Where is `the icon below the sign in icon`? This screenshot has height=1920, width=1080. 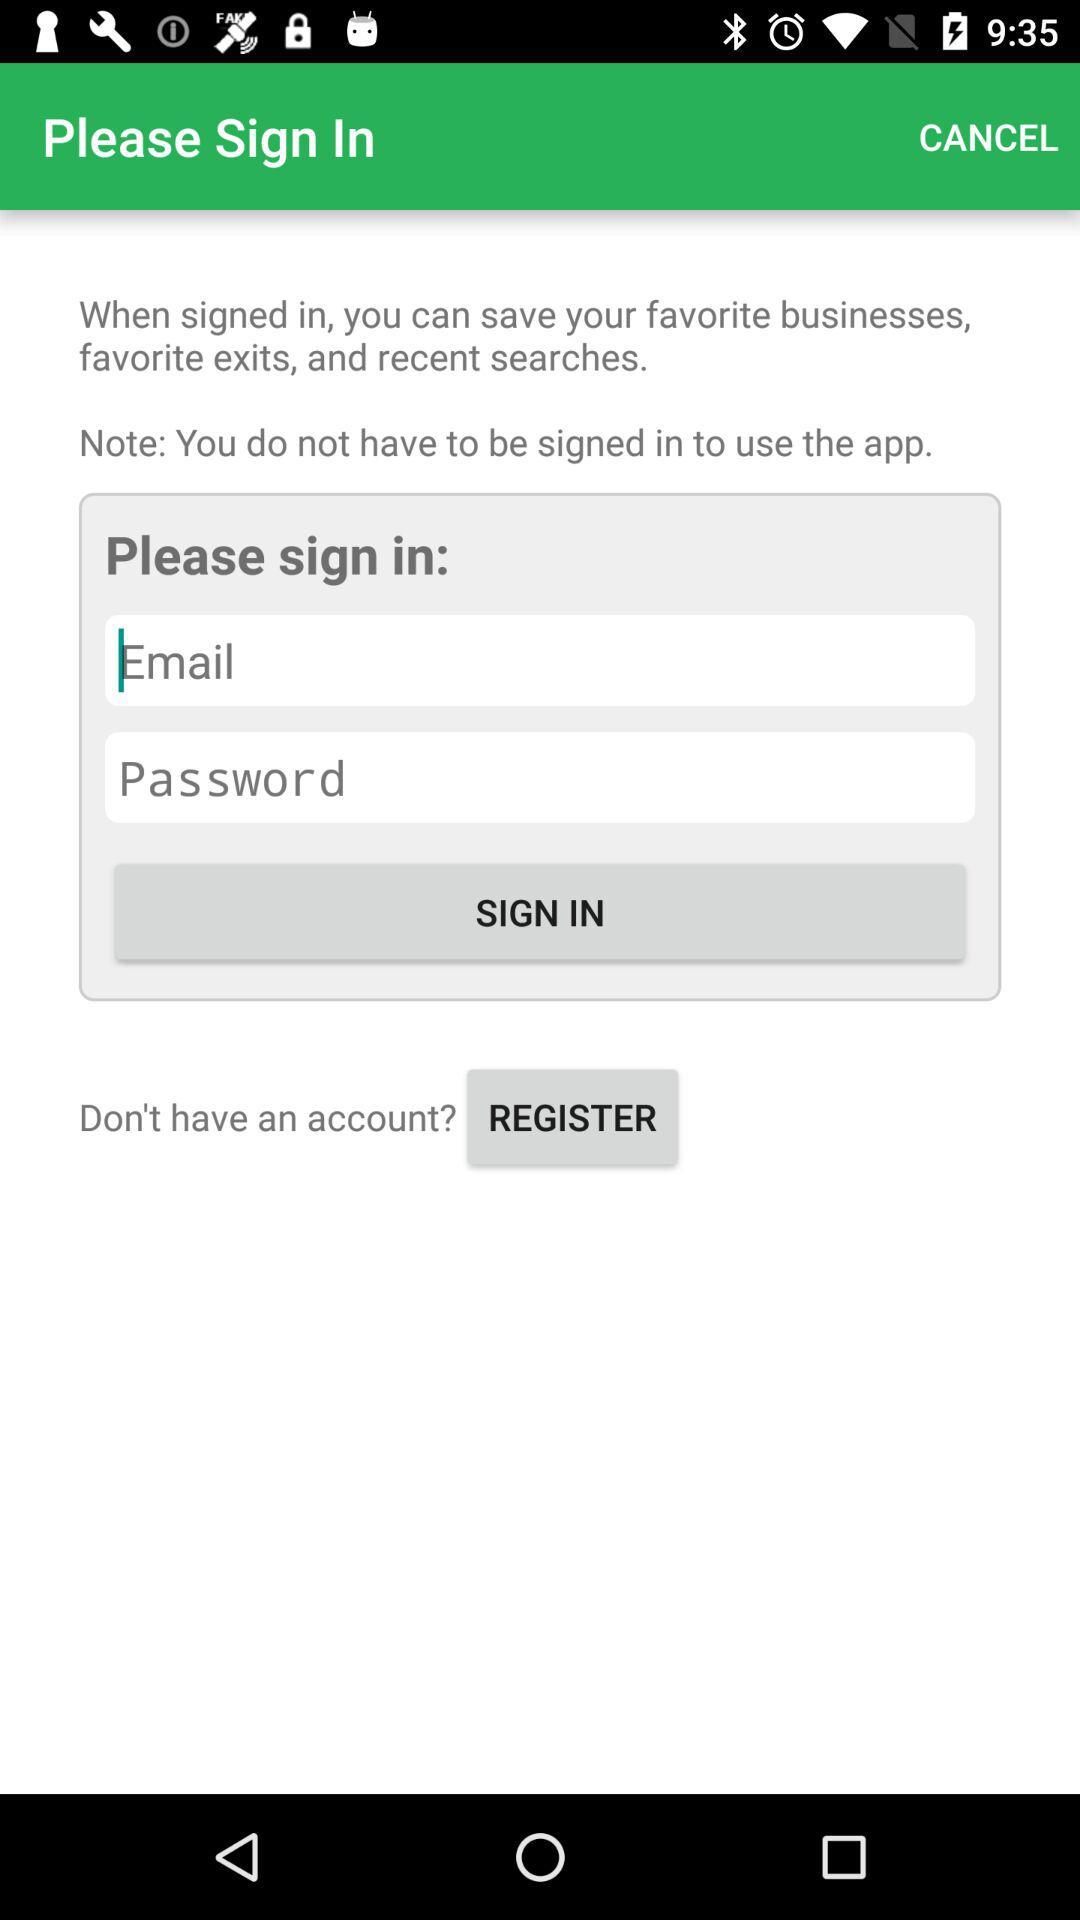
the icon below the sign in icon is located at coordinates (572, 1115).